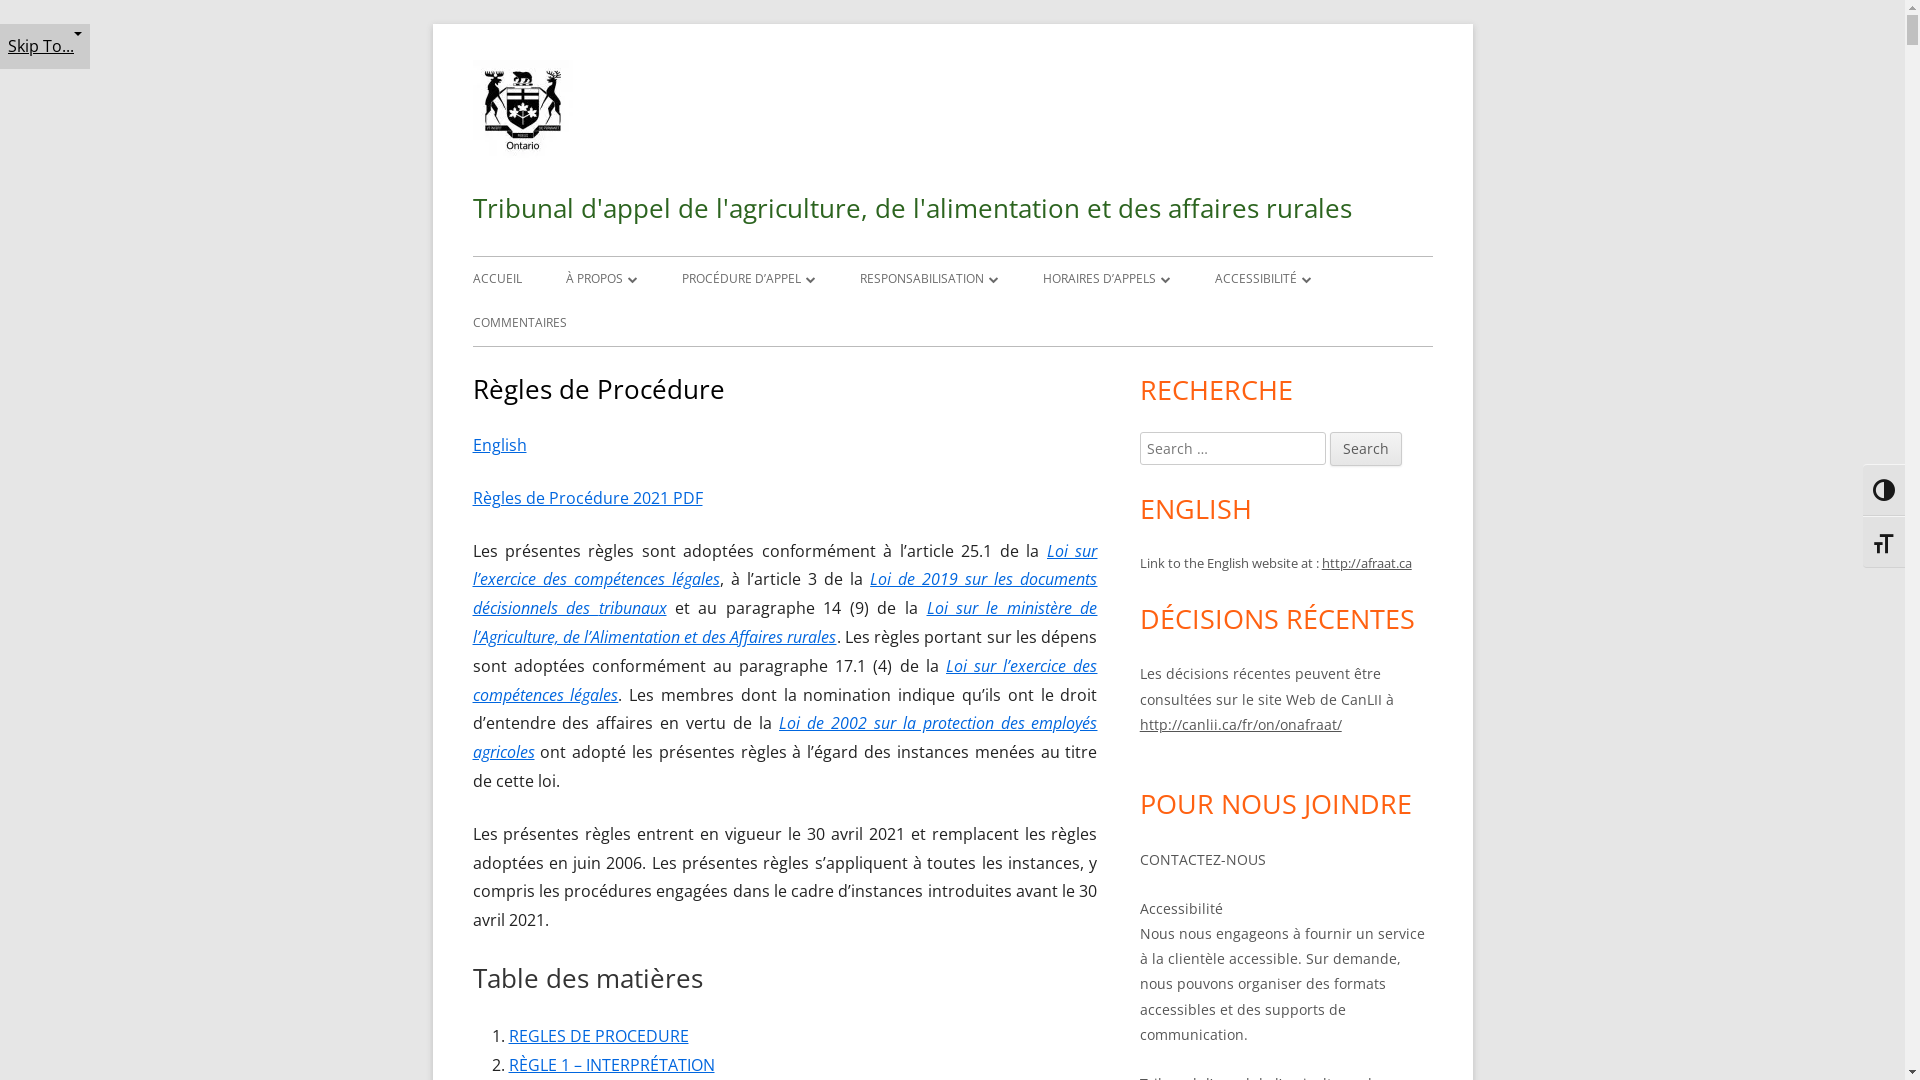 This screenshot has width=1920, height=1080. What do you see at coordinates (1240, 724) in the screenshot?
I see `'http://canlii.ca/fr/on/onafraat/'` at bounding box center [1240, 724].